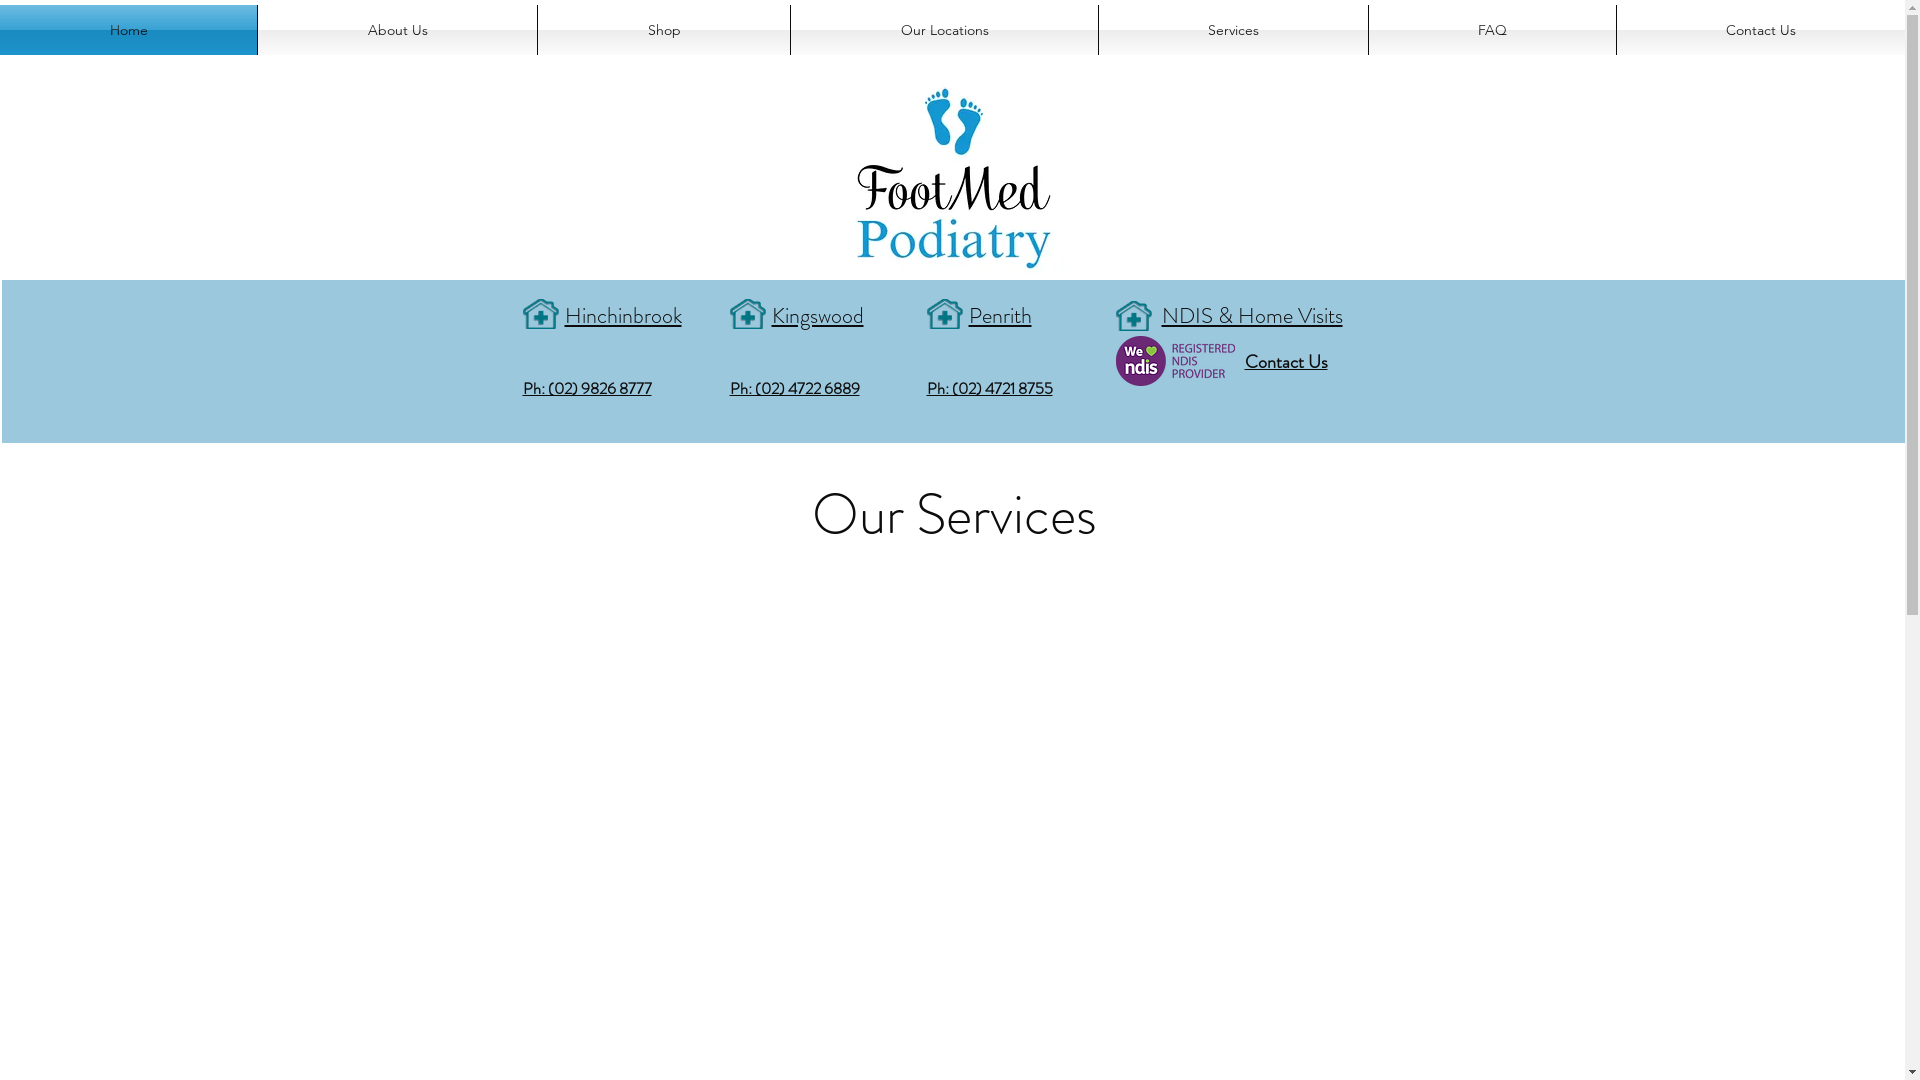  I want to click on 'FAQ', so click(1492, 30).